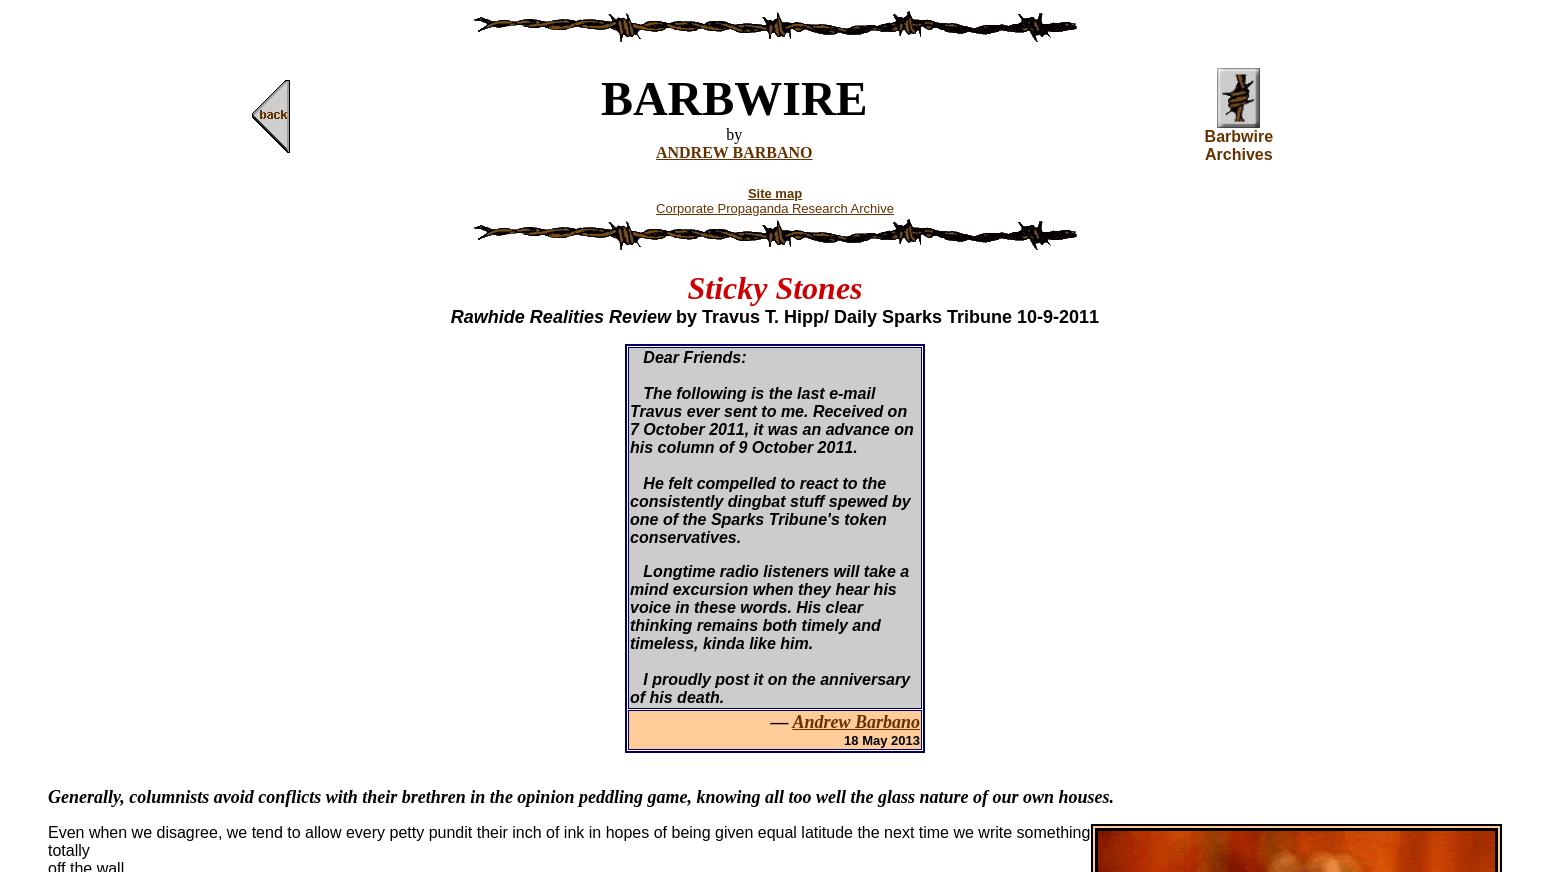 The image size is (1550, 872). Describe the element at coordinates (771, 420) in the screenshot. I see `'The following is the last e-mail Travus ever sent 
          to me. Received on 7 October 2011, it was an advance on his column of 
          9 October 2011.'` at that location.